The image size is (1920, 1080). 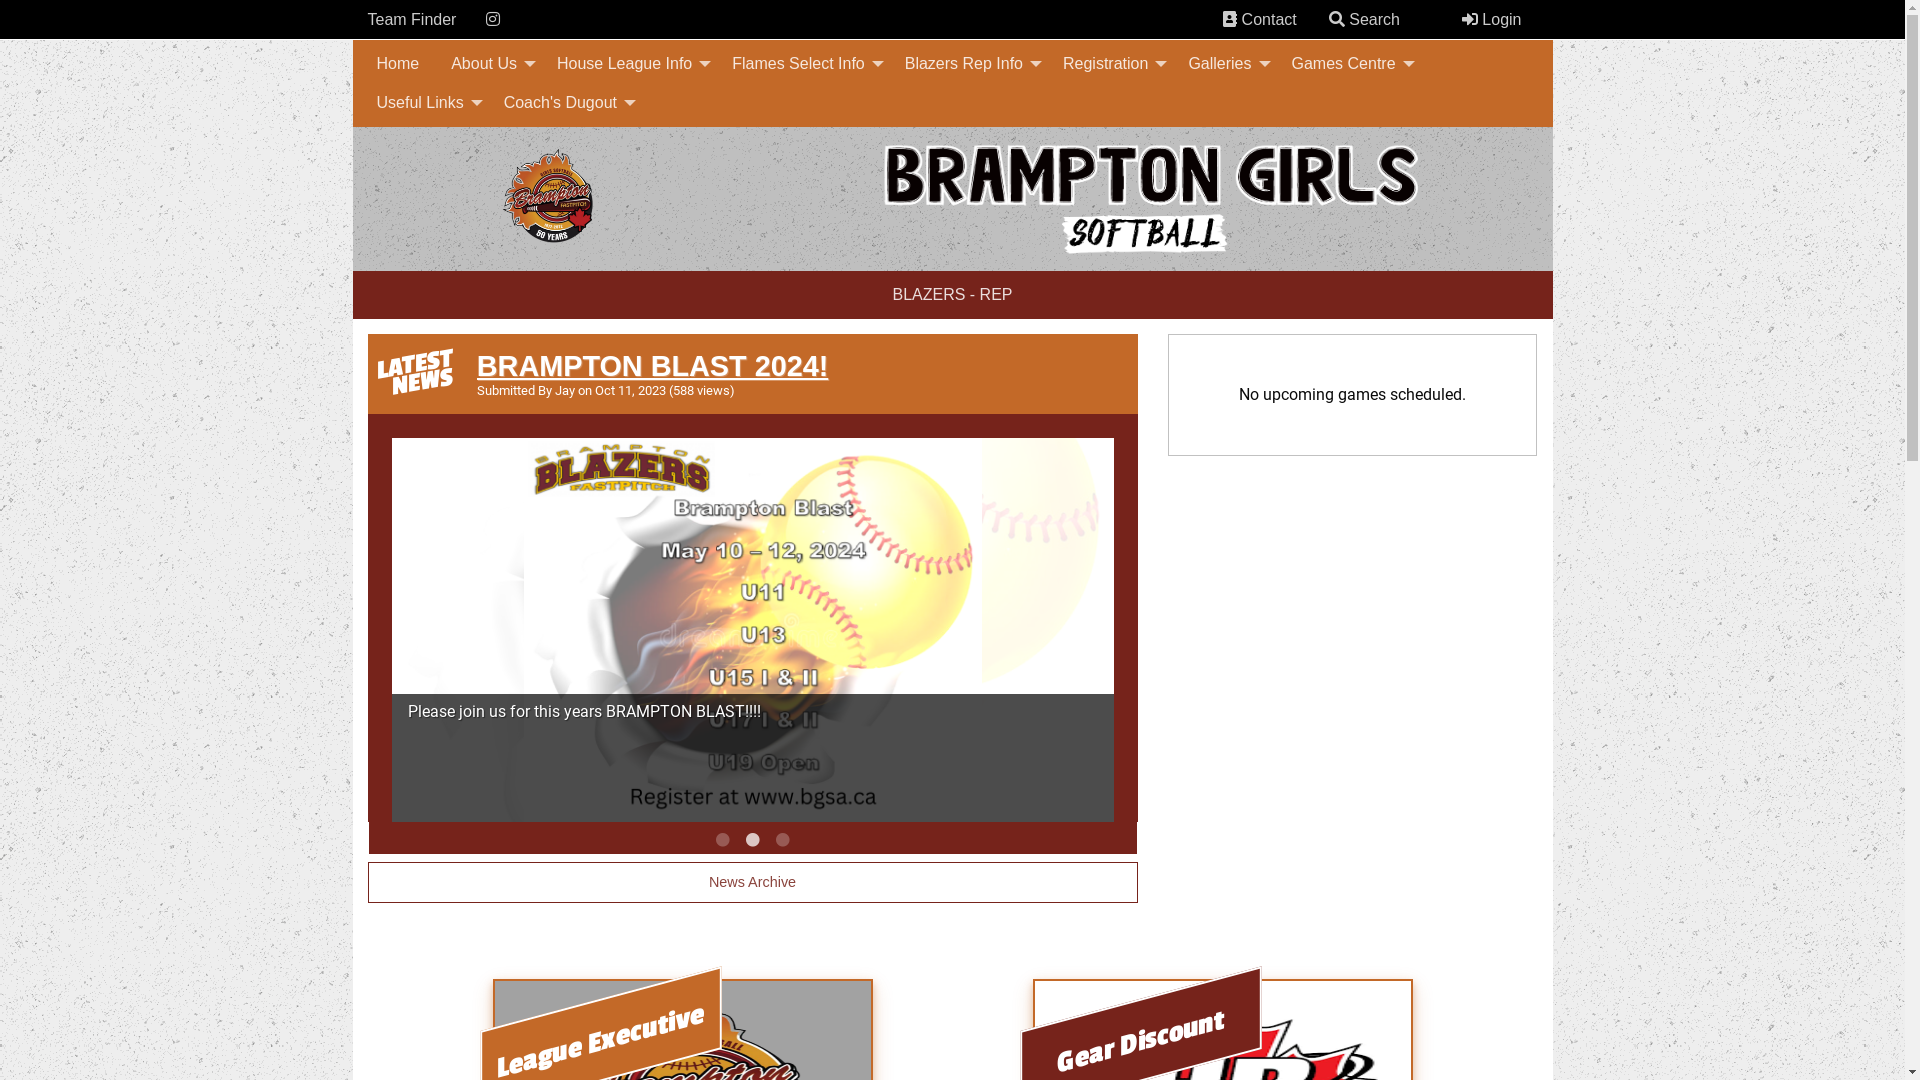 What do you see at coordinates (493, 19) in the screenshot?
I see `'Instagram'` at bounding box center [493, 19].